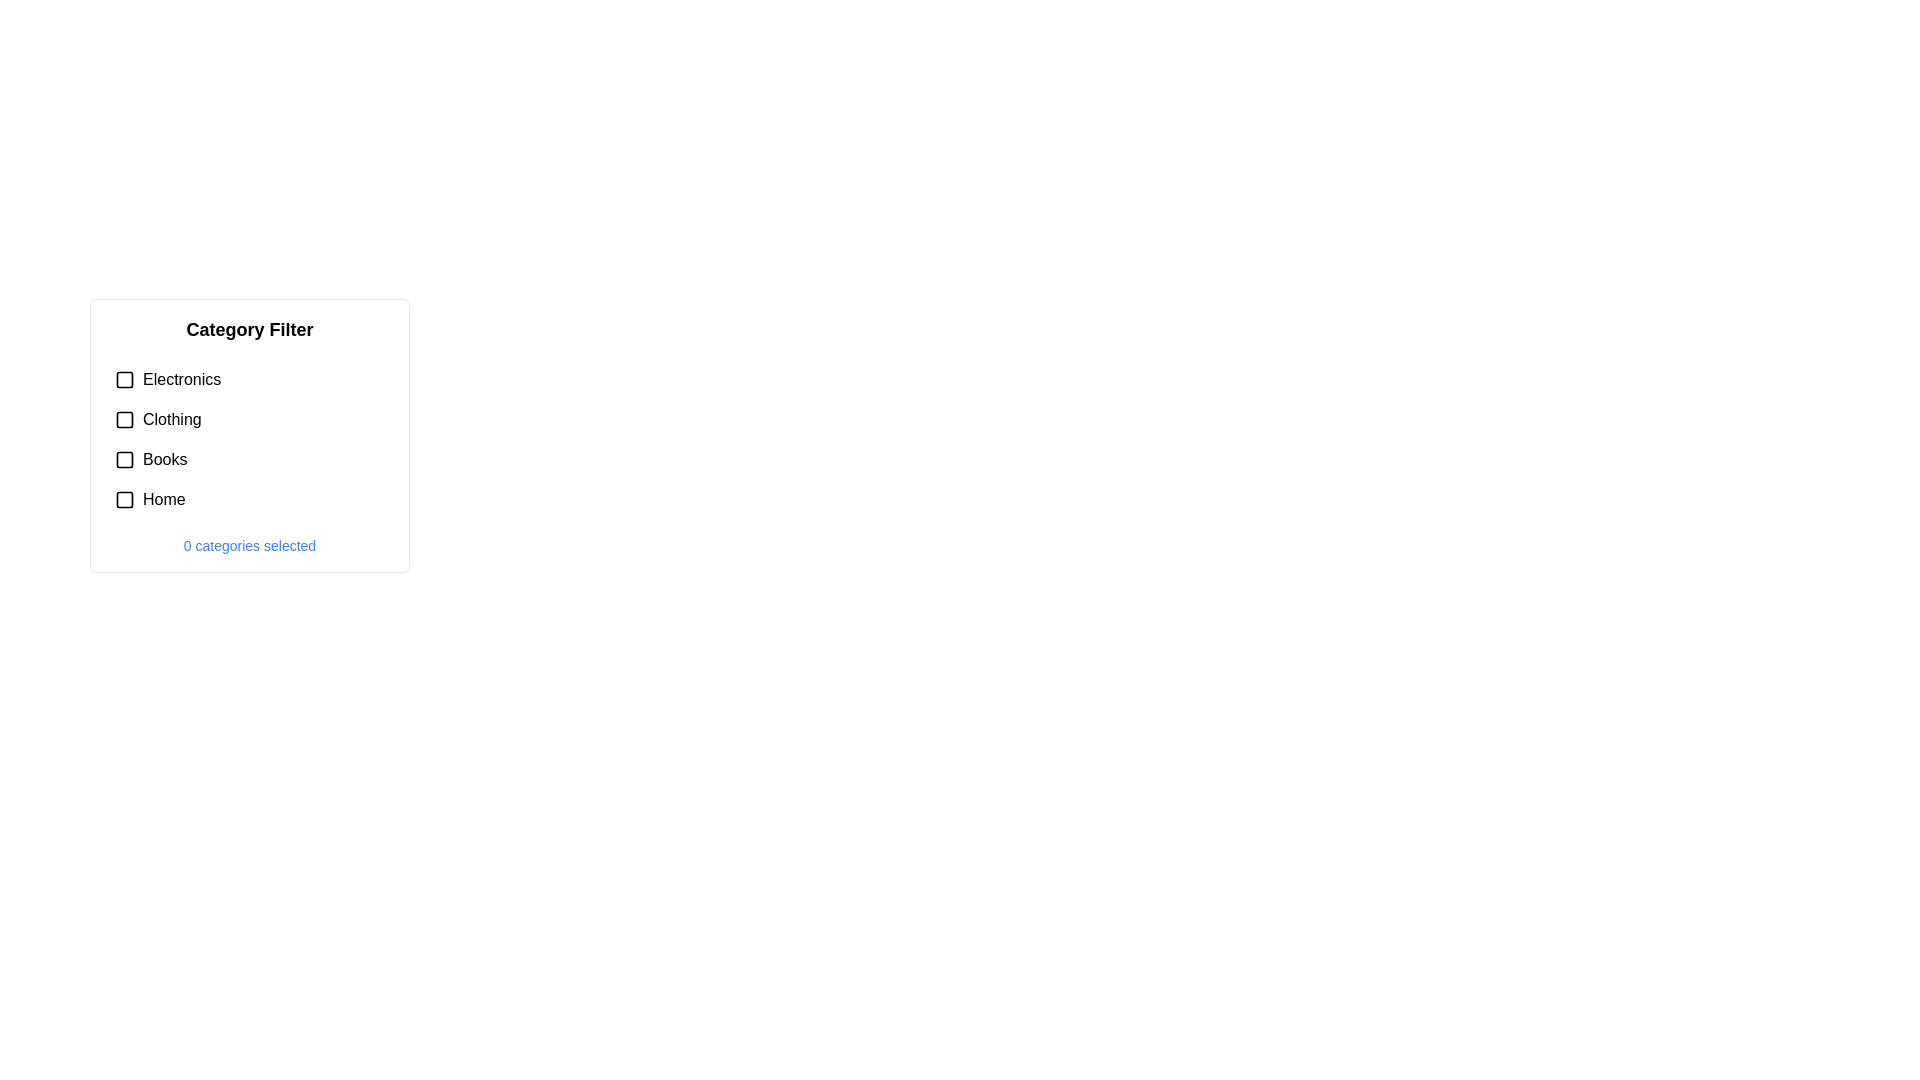  I want to click on the Text label that displays the number of currently selected categories in the category filter interface, located below the four listed categories (Electronics, Clothing, Books, Home), so click(248, 546).